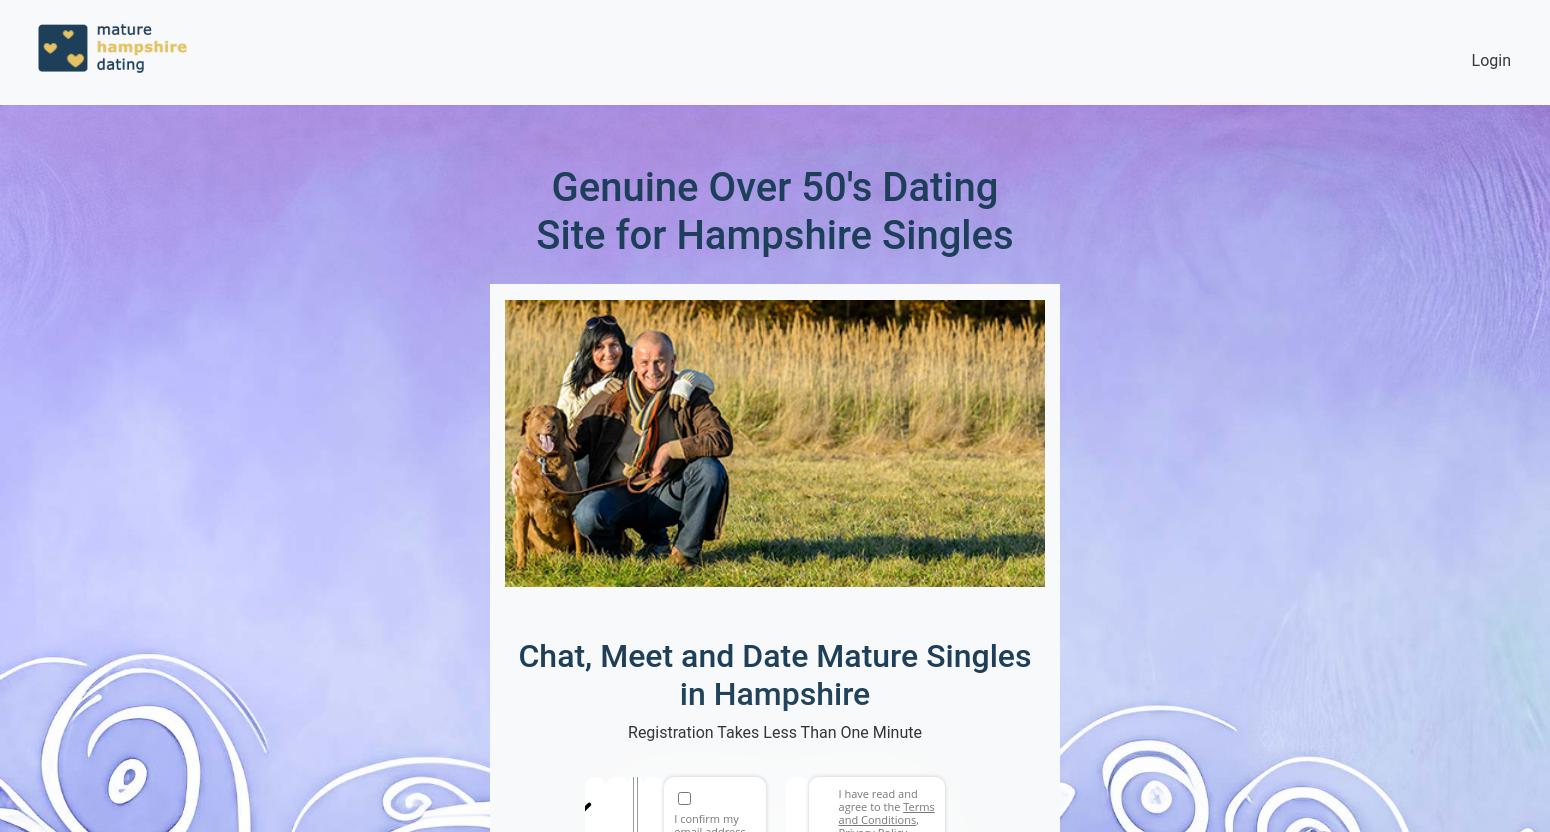 This screenshot has height=832, width=1550. Describe the element at coordinates (606, 787) in the screenshot. I see `'First name'` at that location.